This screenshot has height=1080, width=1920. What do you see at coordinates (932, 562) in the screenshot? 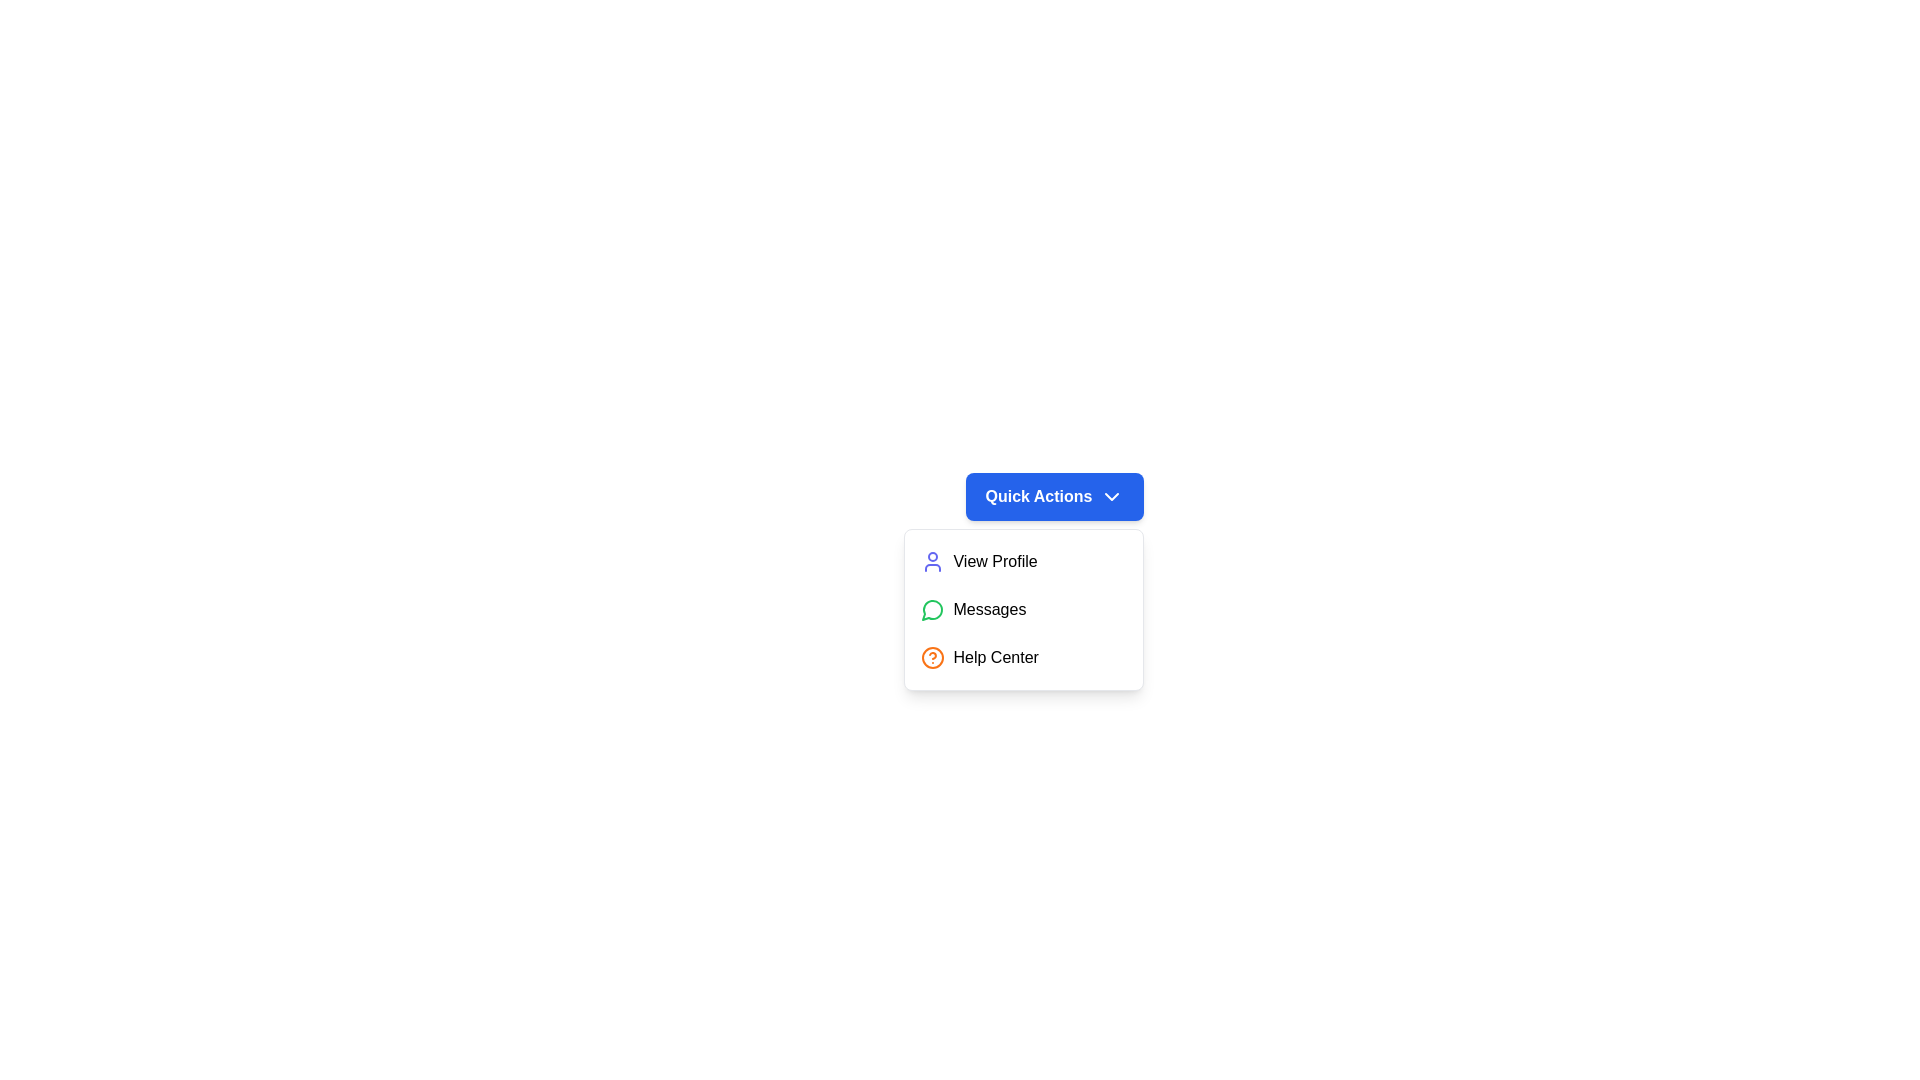
I see `the icon next to the dropdown item labeled 'View Profile'` at bounding box center [932, 562].